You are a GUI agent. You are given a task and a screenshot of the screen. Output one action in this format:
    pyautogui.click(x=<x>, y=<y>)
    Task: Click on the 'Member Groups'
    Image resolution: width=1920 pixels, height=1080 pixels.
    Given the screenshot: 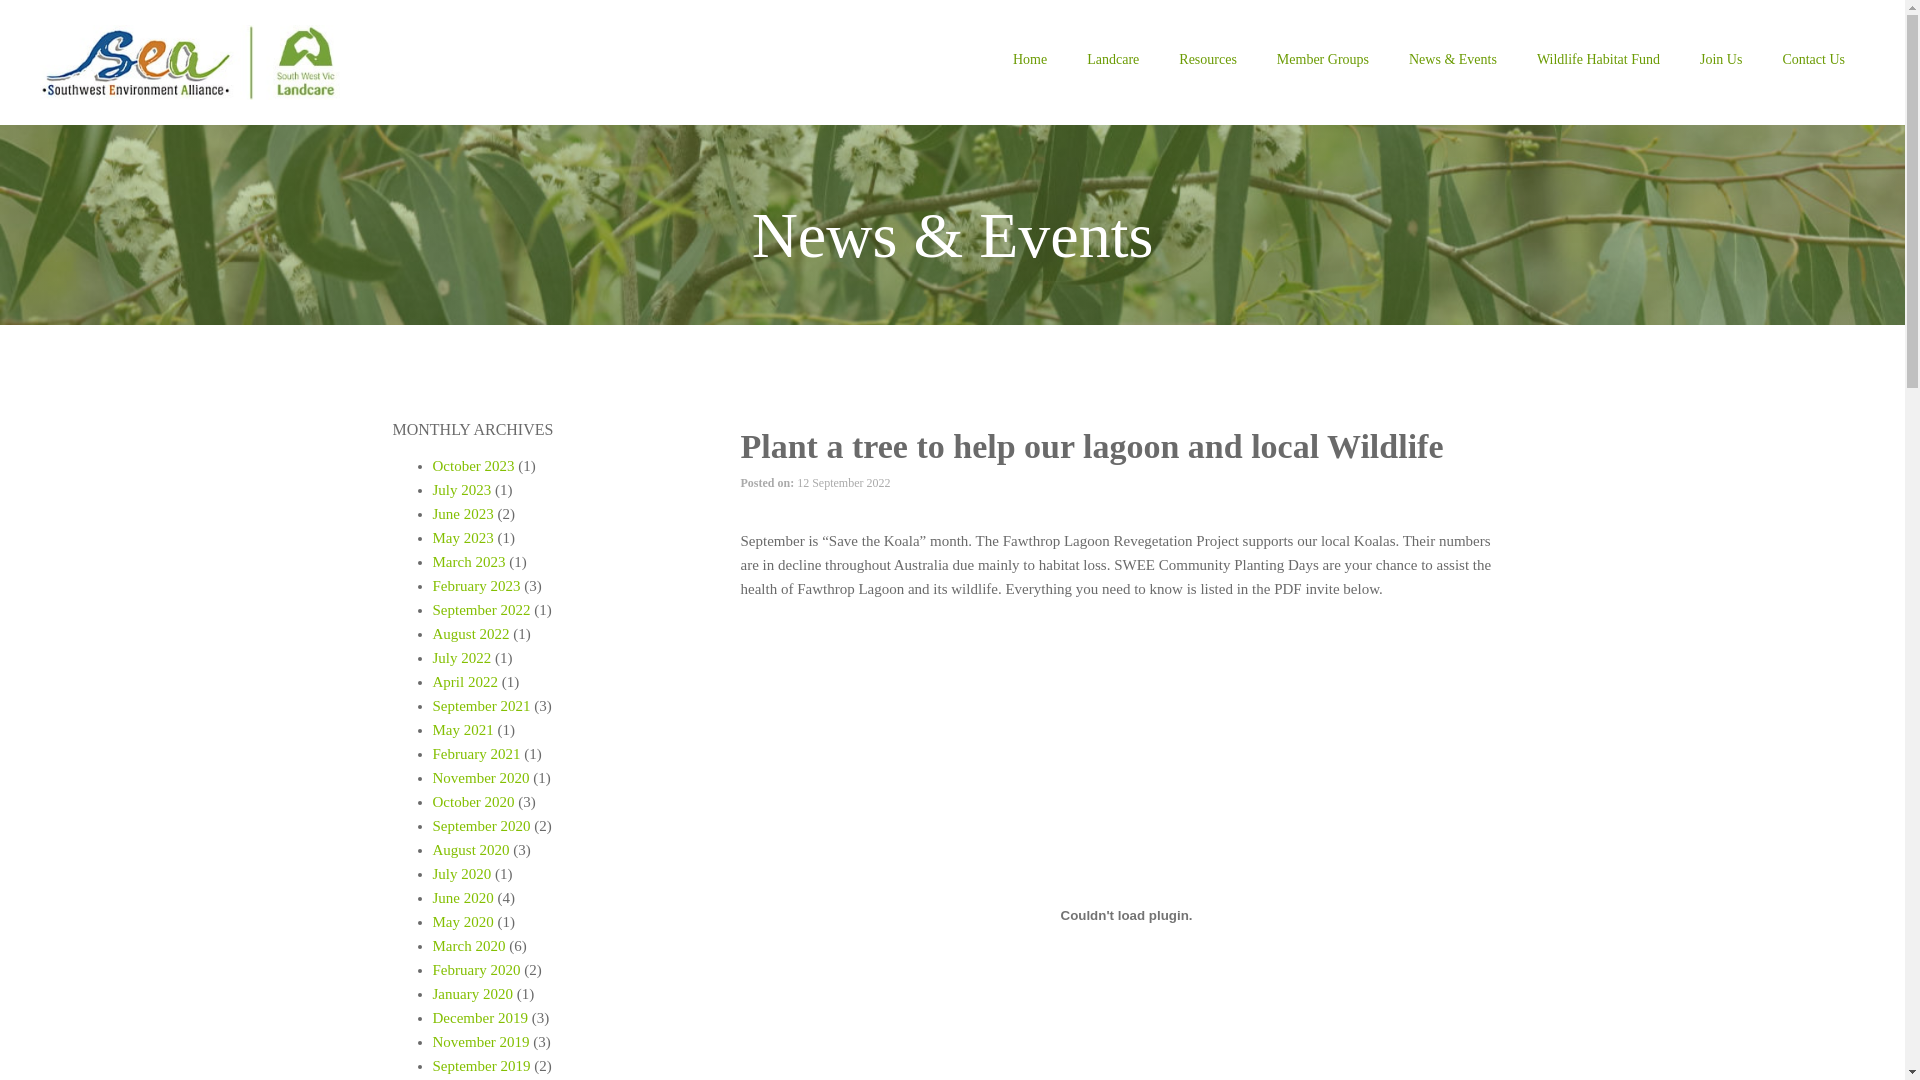 What is the action you would take?
    pyautogui.click(x=1323, y=61)
    